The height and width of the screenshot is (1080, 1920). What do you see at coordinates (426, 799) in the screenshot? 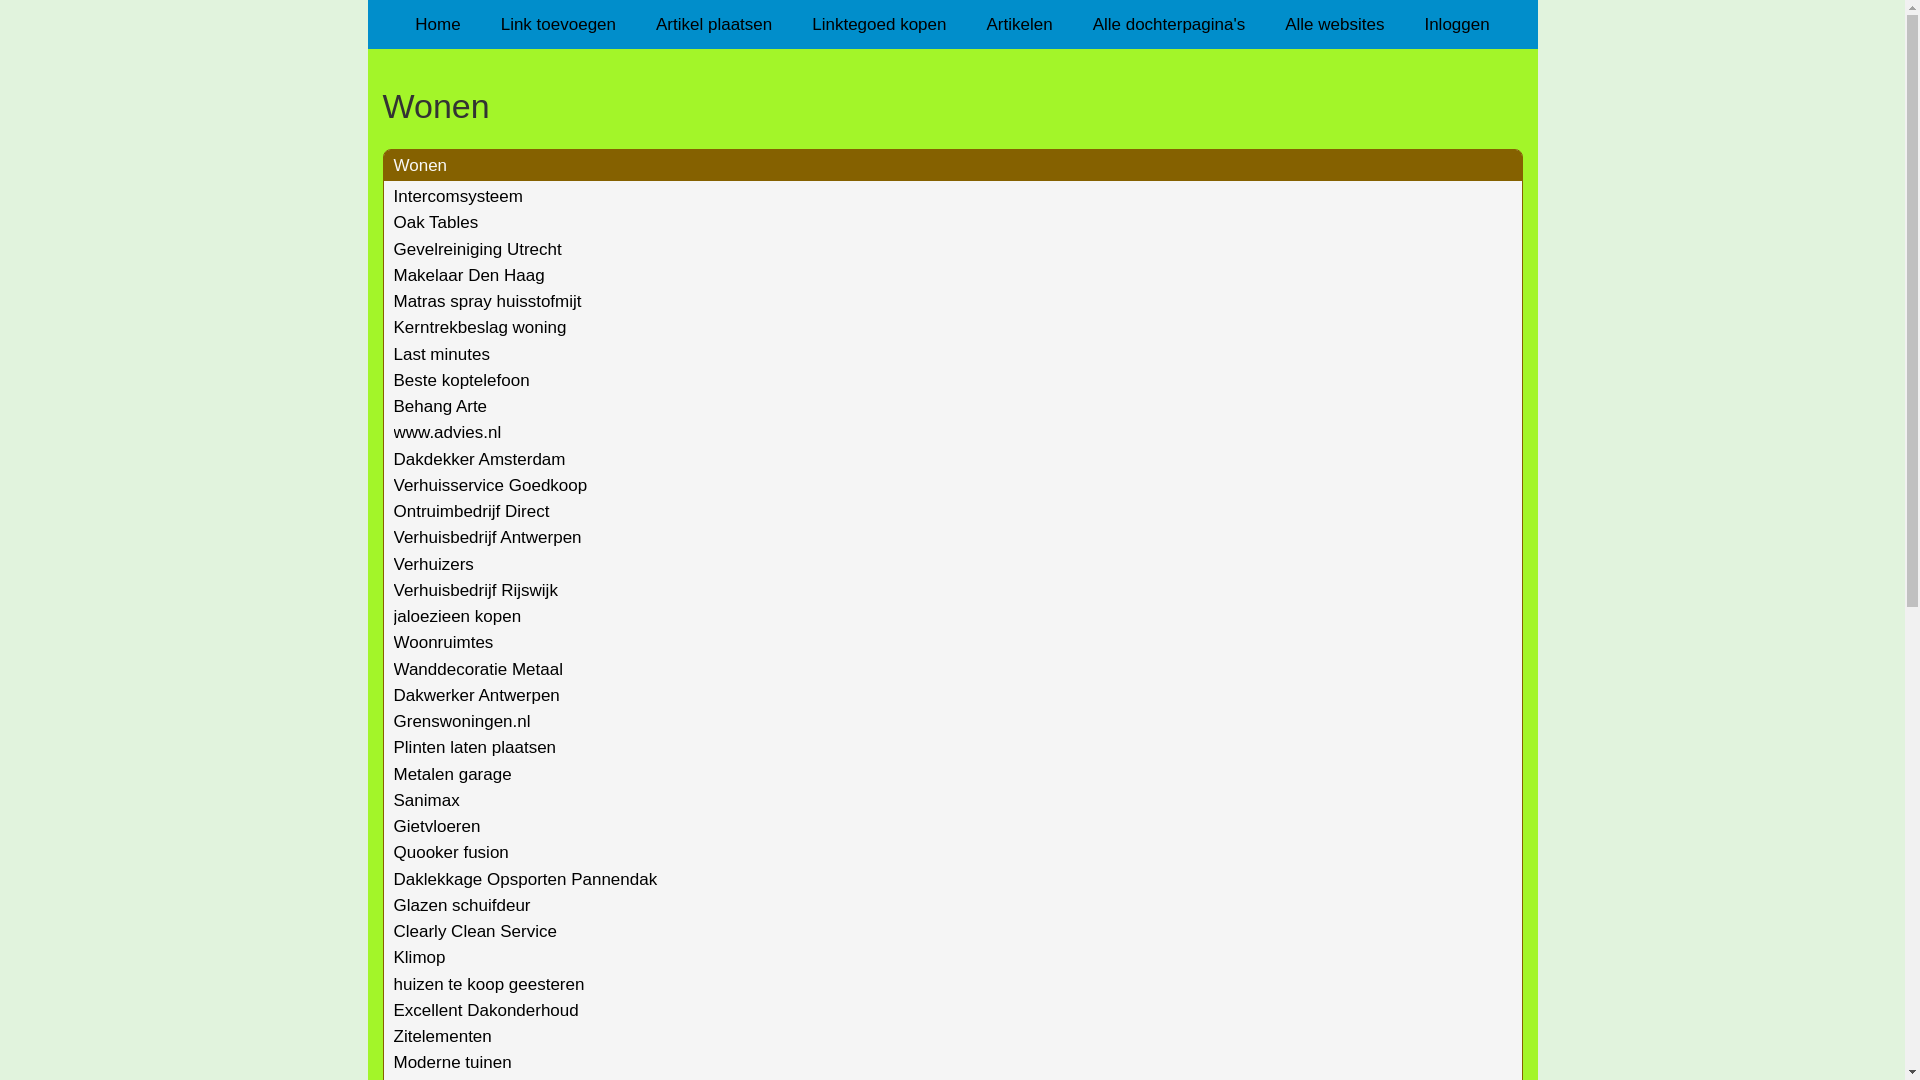
I see `'Sanimax'` at bounding box center [426, 799].